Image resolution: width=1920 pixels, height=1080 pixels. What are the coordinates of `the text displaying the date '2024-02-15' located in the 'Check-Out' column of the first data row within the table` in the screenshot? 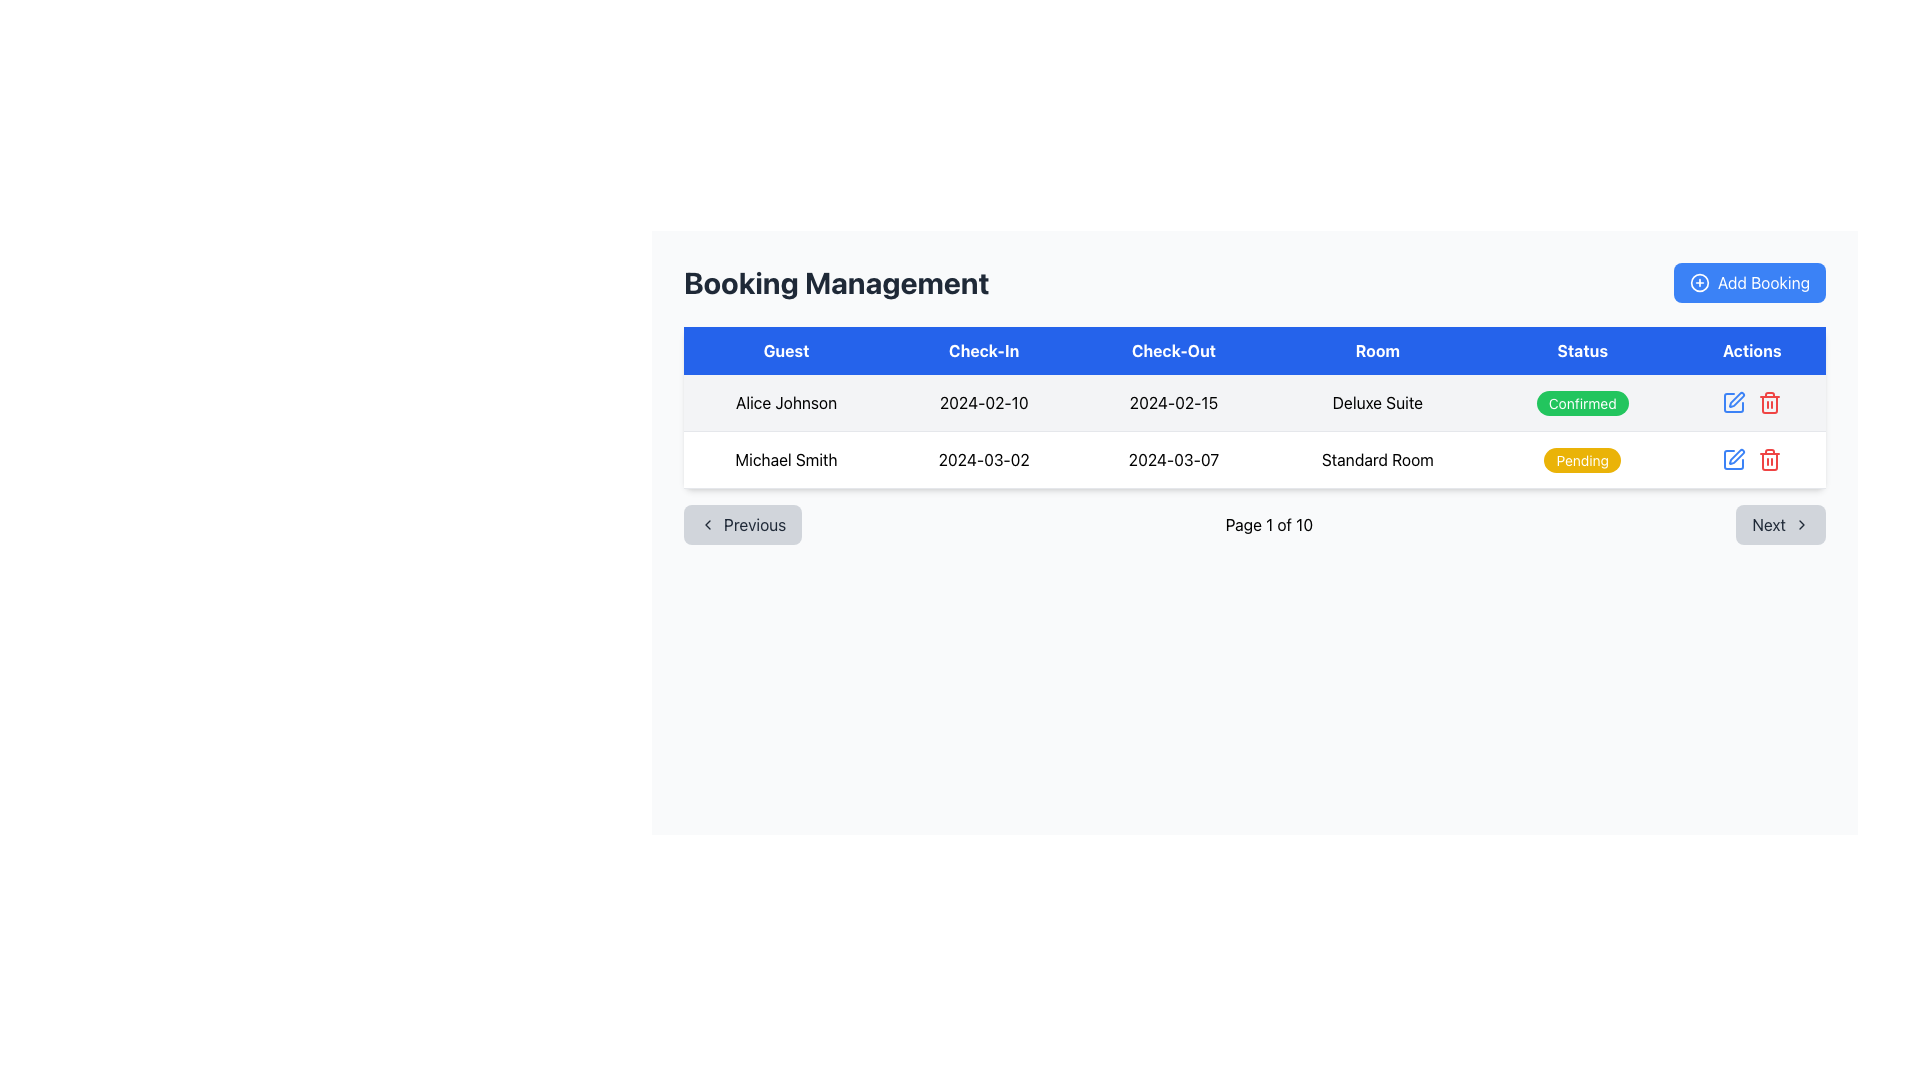 It's located at (1173, 403).